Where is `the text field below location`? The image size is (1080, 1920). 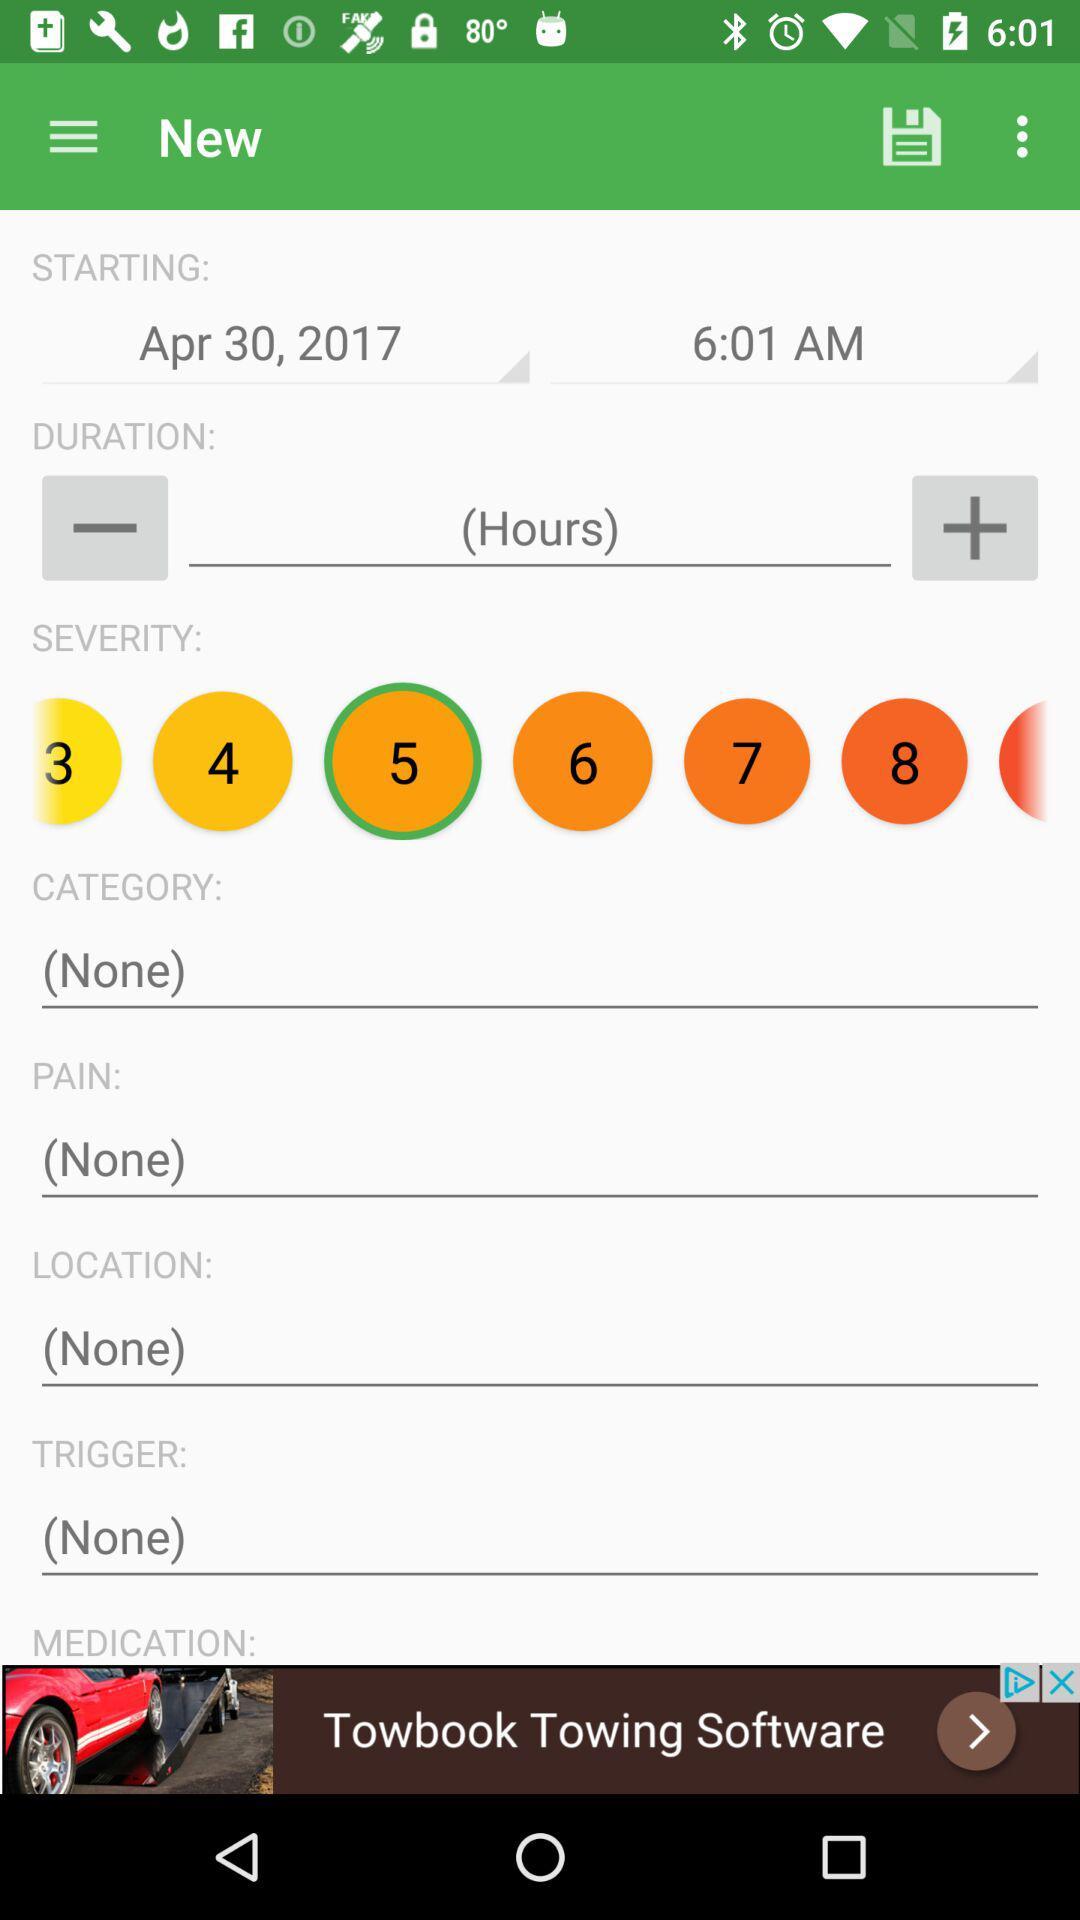
the text field below location is located at coordinates (540, 1348).